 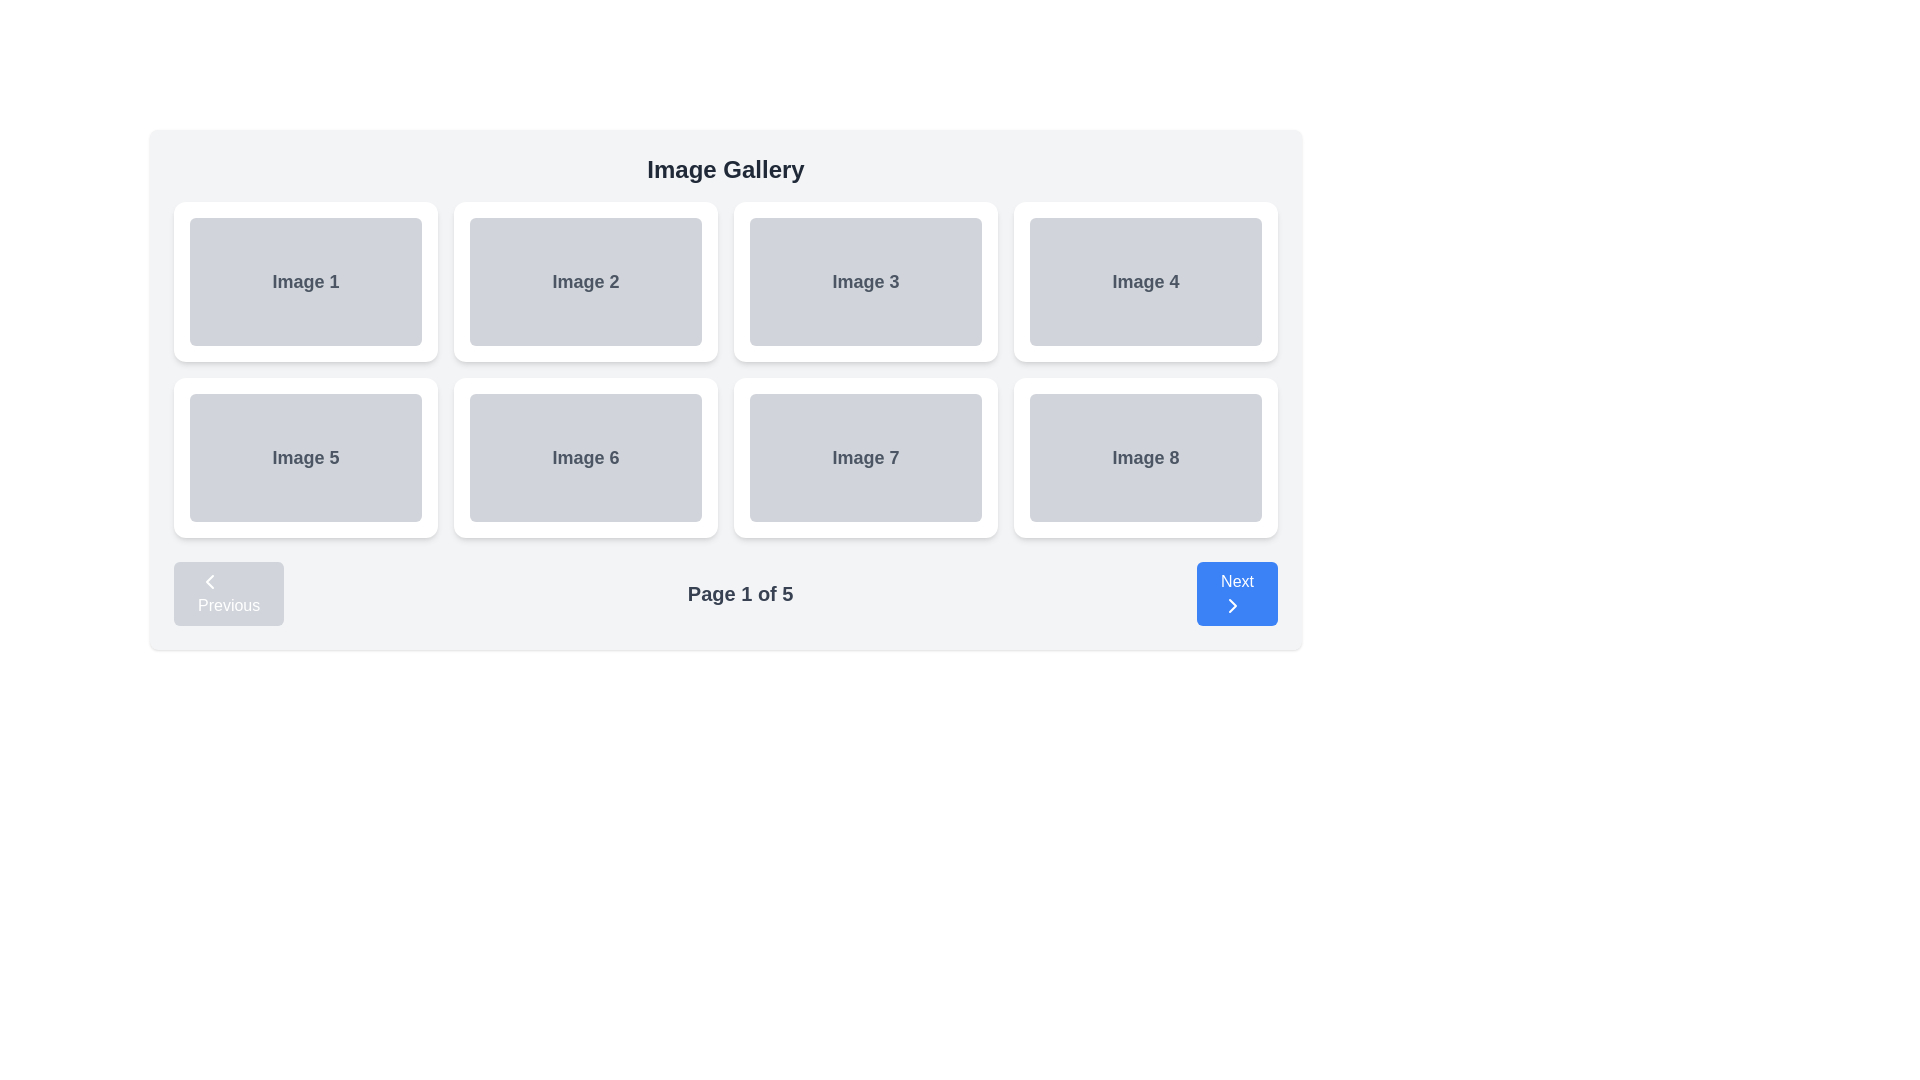 I want to click on the static visual element labeled 'Image 3' in the 'Image Gallery' interface, which is positioned in the second row, second column of the grid layout, so click(x=865, y=281).